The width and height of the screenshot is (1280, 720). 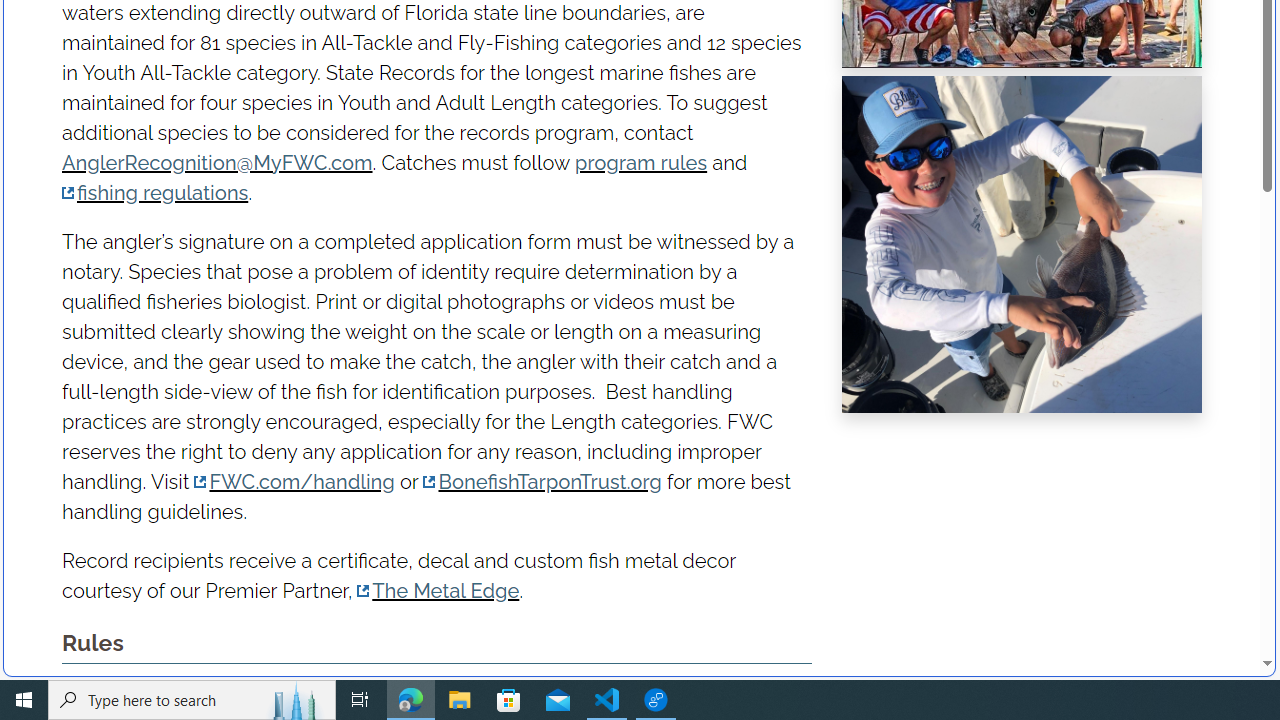 What do you see at coordinates (216, 161) in the screenshot?
I see `'AnglerRecognition@MyFWC.com'` at bounding box center [216, 161].